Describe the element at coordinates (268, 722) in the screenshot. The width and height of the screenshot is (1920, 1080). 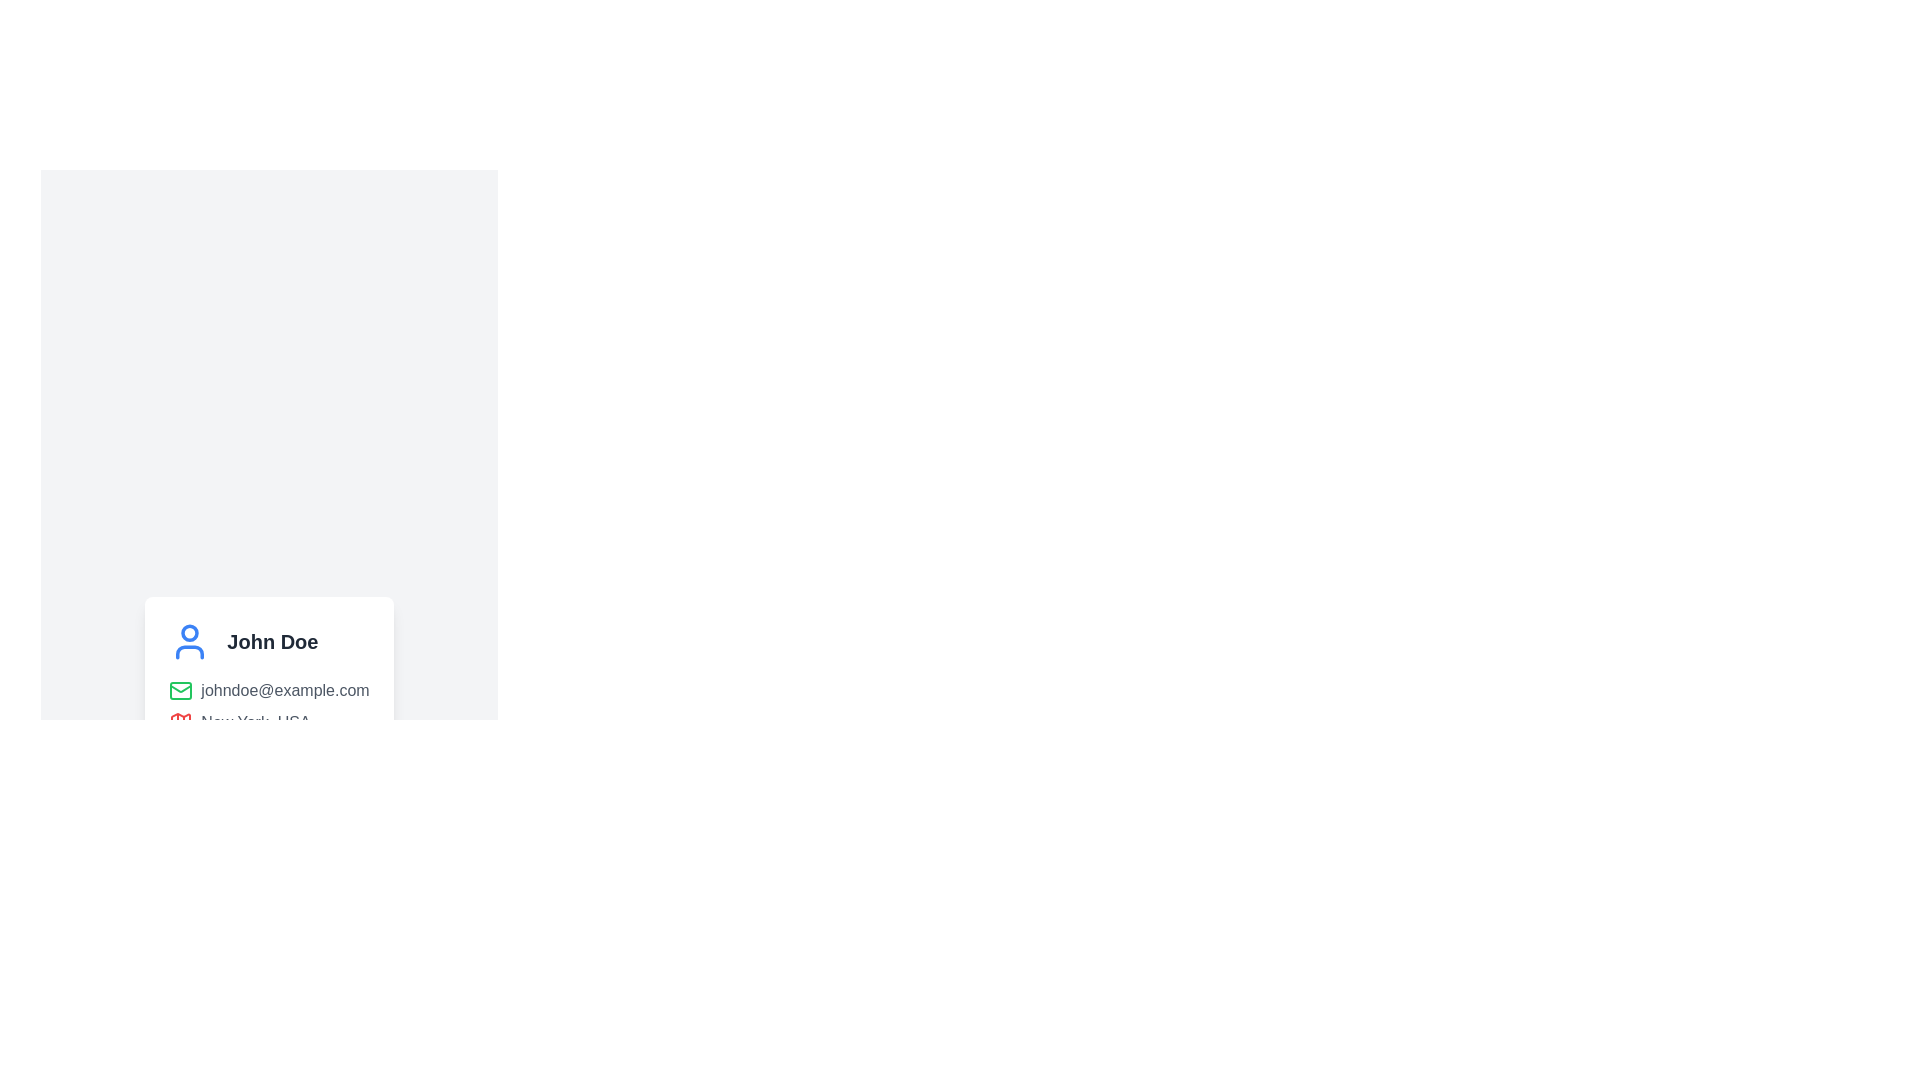
I see `label displaying 'New York, USA' with a red map icon, located in the bottom section of the card-like structure, below the email detail section` at that location.